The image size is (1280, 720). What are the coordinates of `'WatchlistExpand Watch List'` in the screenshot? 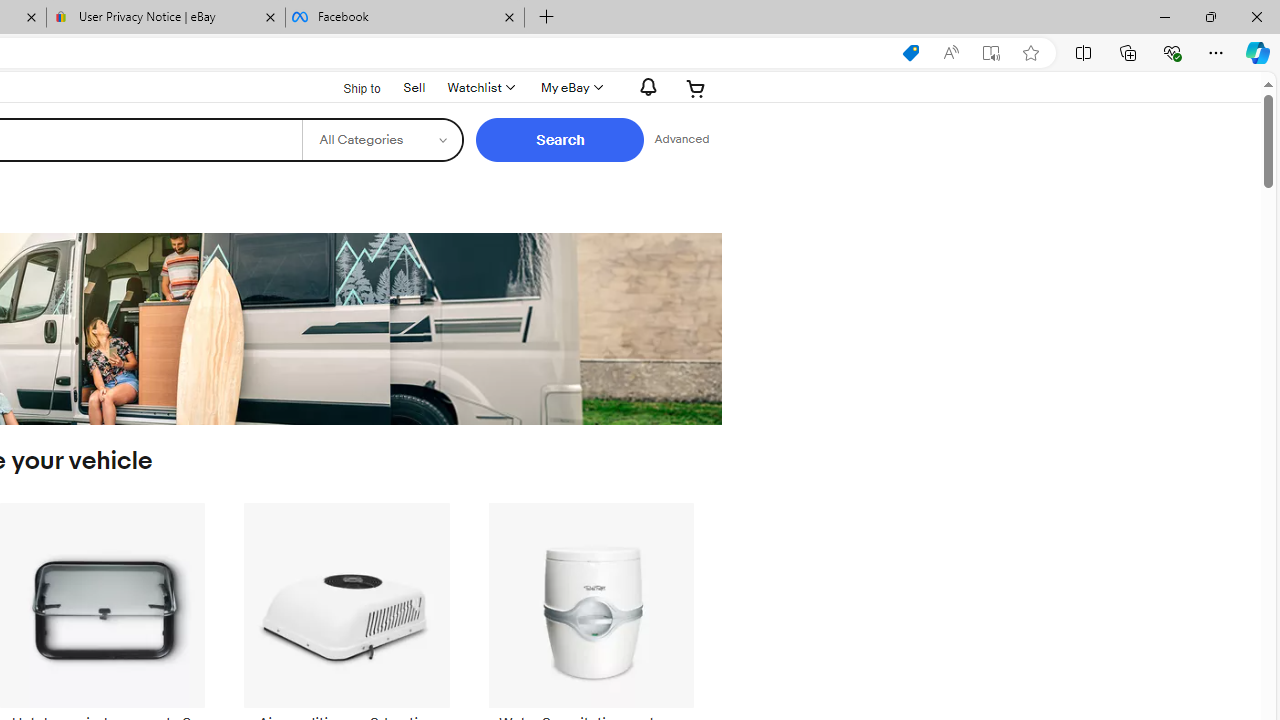 It's located at (480, 87).